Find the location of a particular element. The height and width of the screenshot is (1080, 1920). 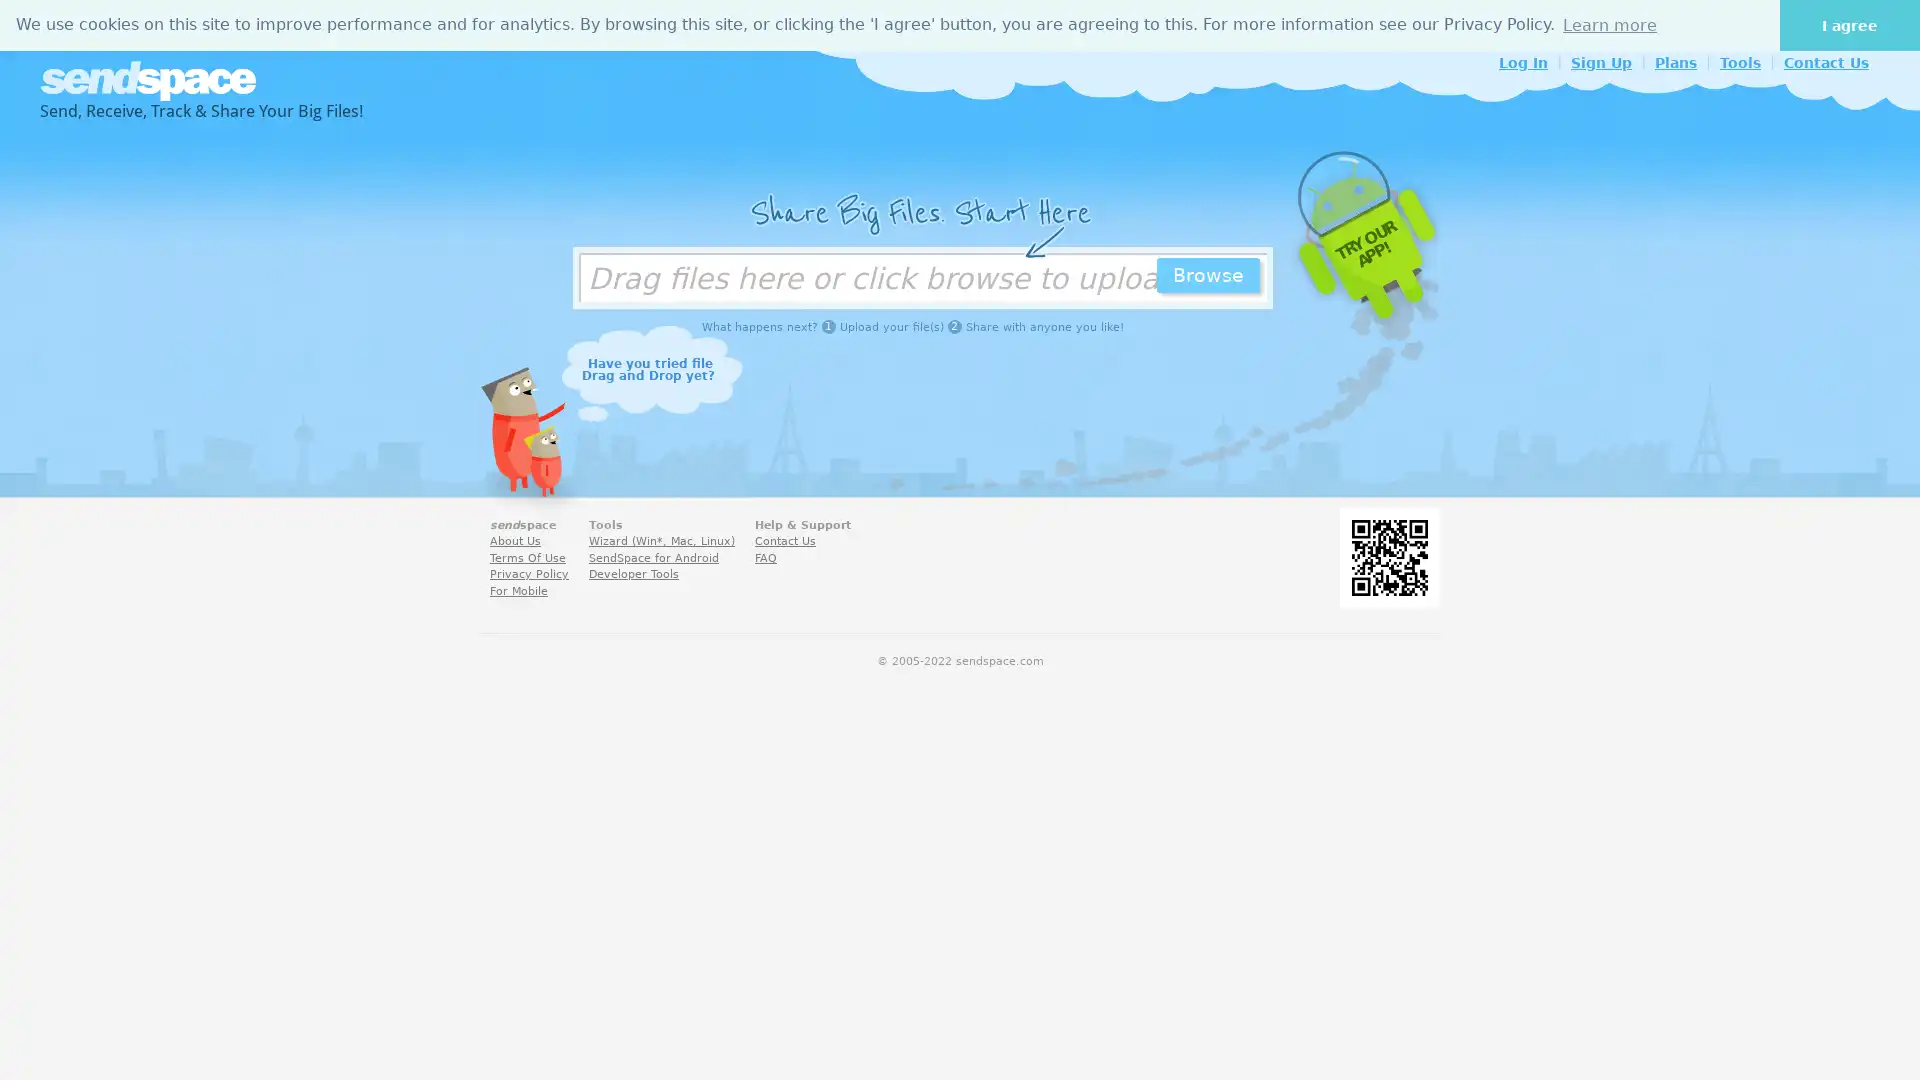

learn more about cookies is located at coordinates (1609, 24).